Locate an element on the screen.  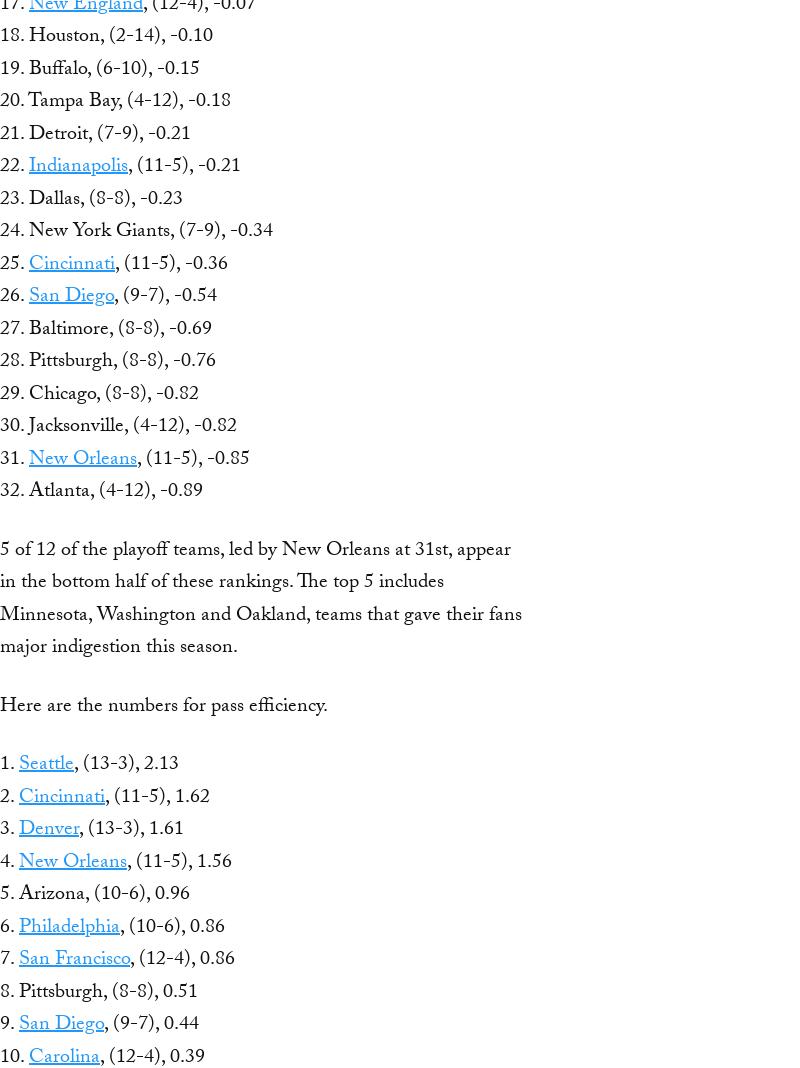
'San Francisco' is located at coordinates (74, 960).